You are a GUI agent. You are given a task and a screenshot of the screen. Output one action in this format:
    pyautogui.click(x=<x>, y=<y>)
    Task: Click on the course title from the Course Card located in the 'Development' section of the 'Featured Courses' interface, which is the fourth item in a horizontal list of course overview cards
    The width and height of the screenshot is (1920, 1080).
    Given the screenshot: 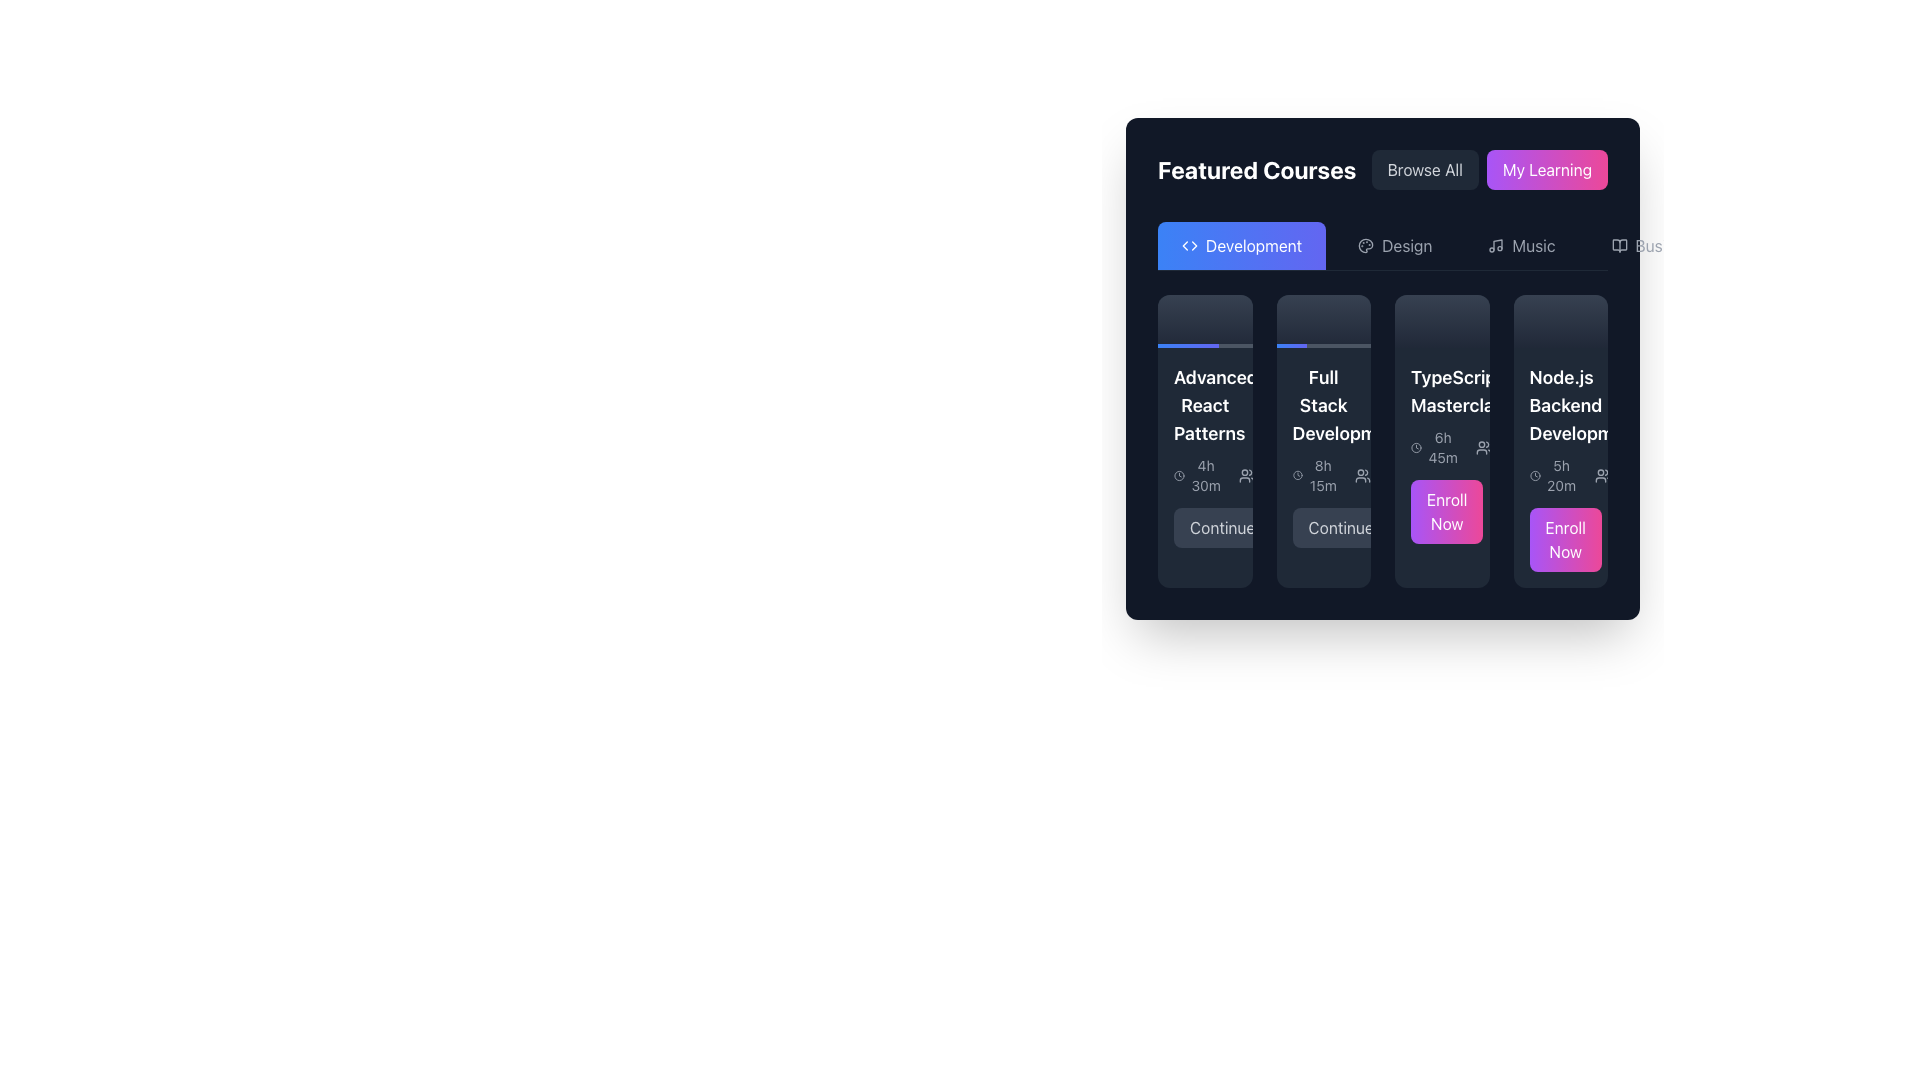 What is the action you would take?
    pyautogui.click(x=1559, y=468)
    